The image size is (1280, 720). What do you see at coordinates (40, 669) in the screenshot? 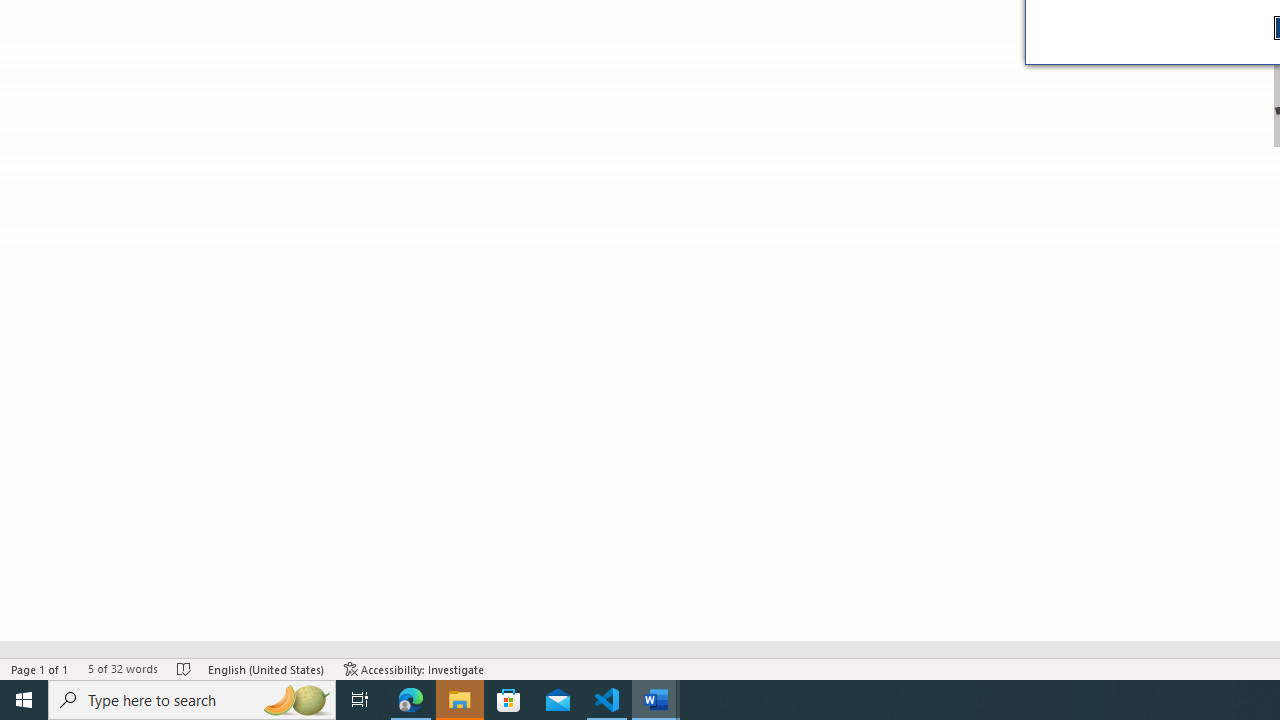
I see `'Page Number Page 1 of 1'` at bounding box center [40, 669].